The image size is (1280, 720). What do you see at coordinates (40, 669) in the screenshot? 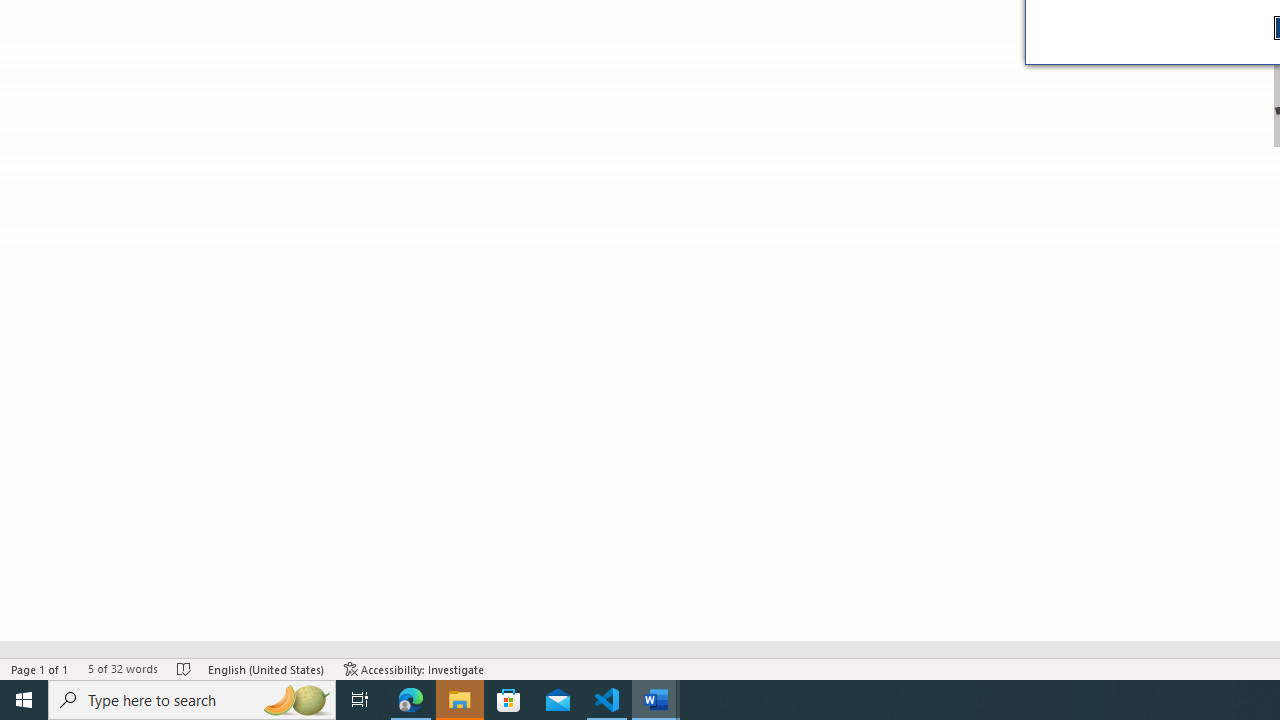
I see `'Page Number Page 1 of 1'` at bounding box center [40, 669].